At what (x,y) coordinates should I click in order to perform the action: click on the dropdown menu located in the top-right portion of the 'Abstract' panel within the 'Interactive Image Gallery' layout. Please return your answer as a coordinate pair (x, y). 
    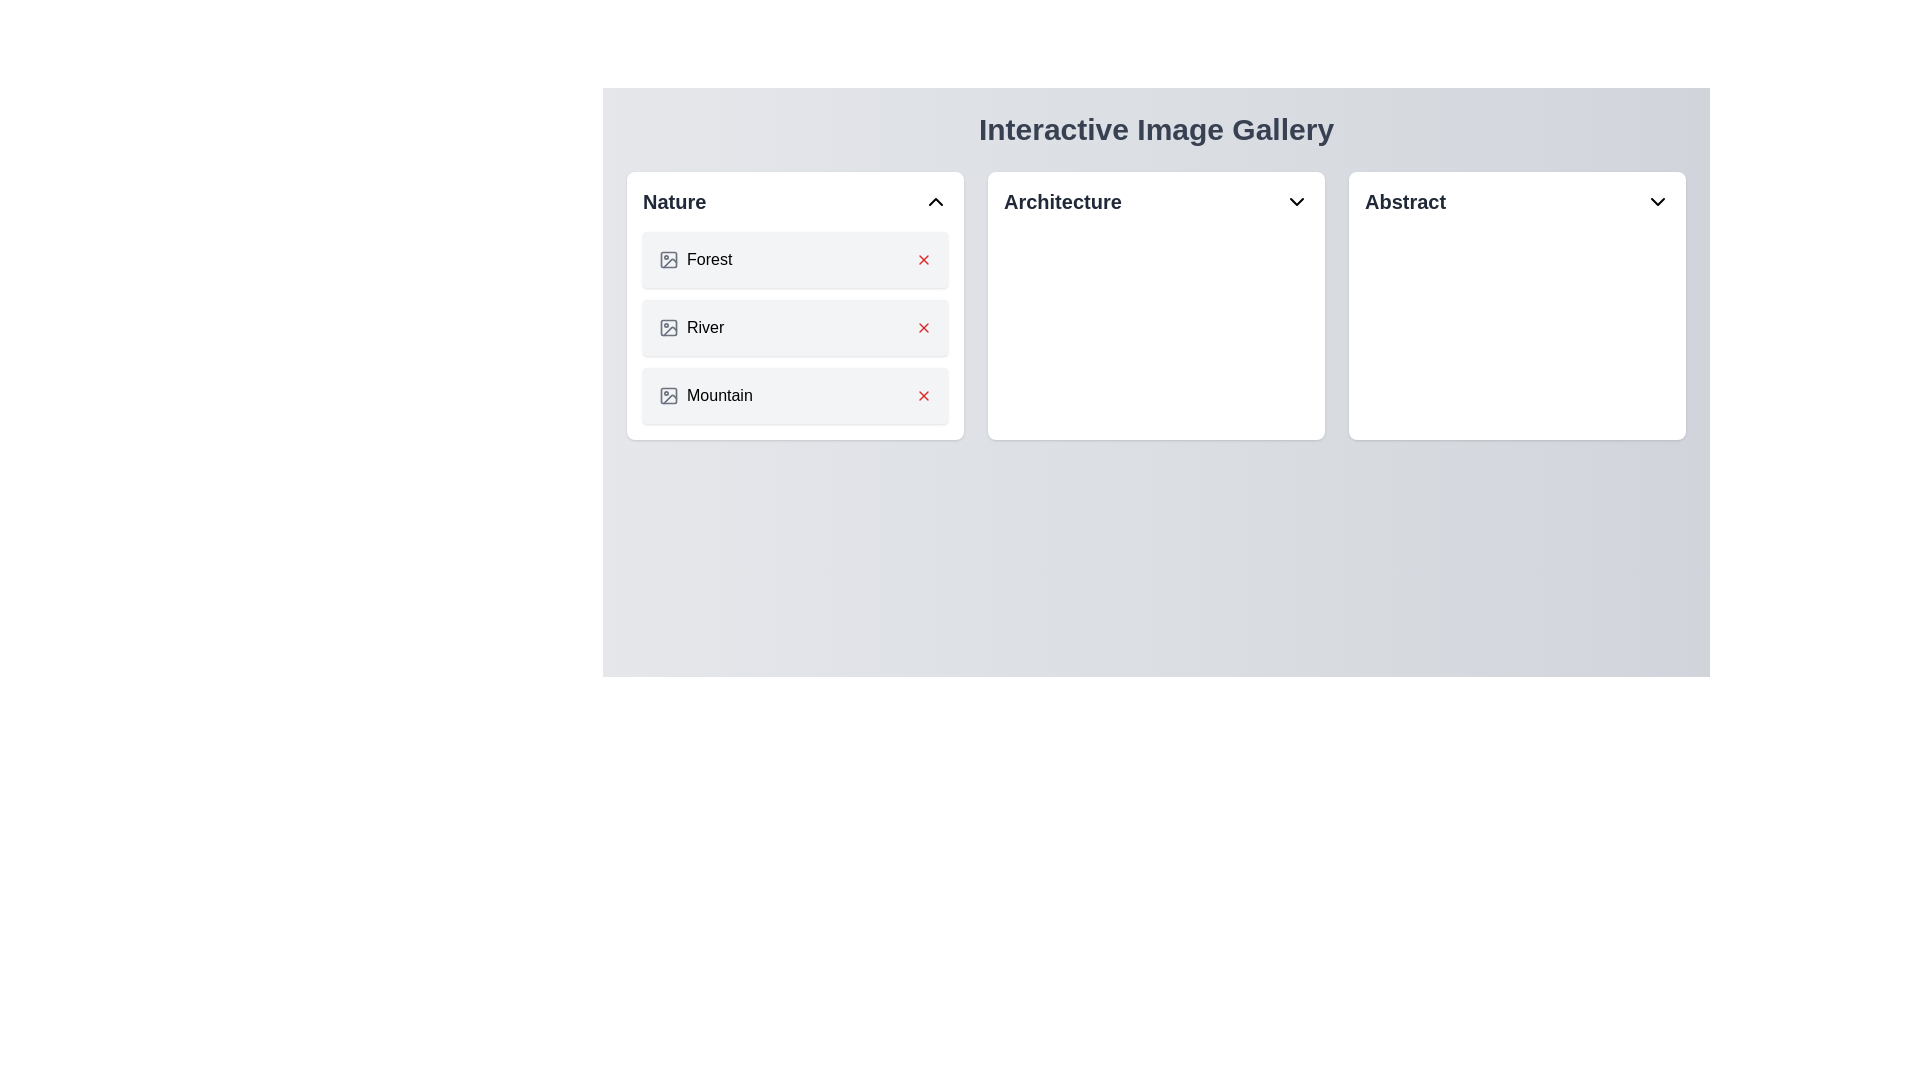
    Looking at the image, I should click on (1517, 201).